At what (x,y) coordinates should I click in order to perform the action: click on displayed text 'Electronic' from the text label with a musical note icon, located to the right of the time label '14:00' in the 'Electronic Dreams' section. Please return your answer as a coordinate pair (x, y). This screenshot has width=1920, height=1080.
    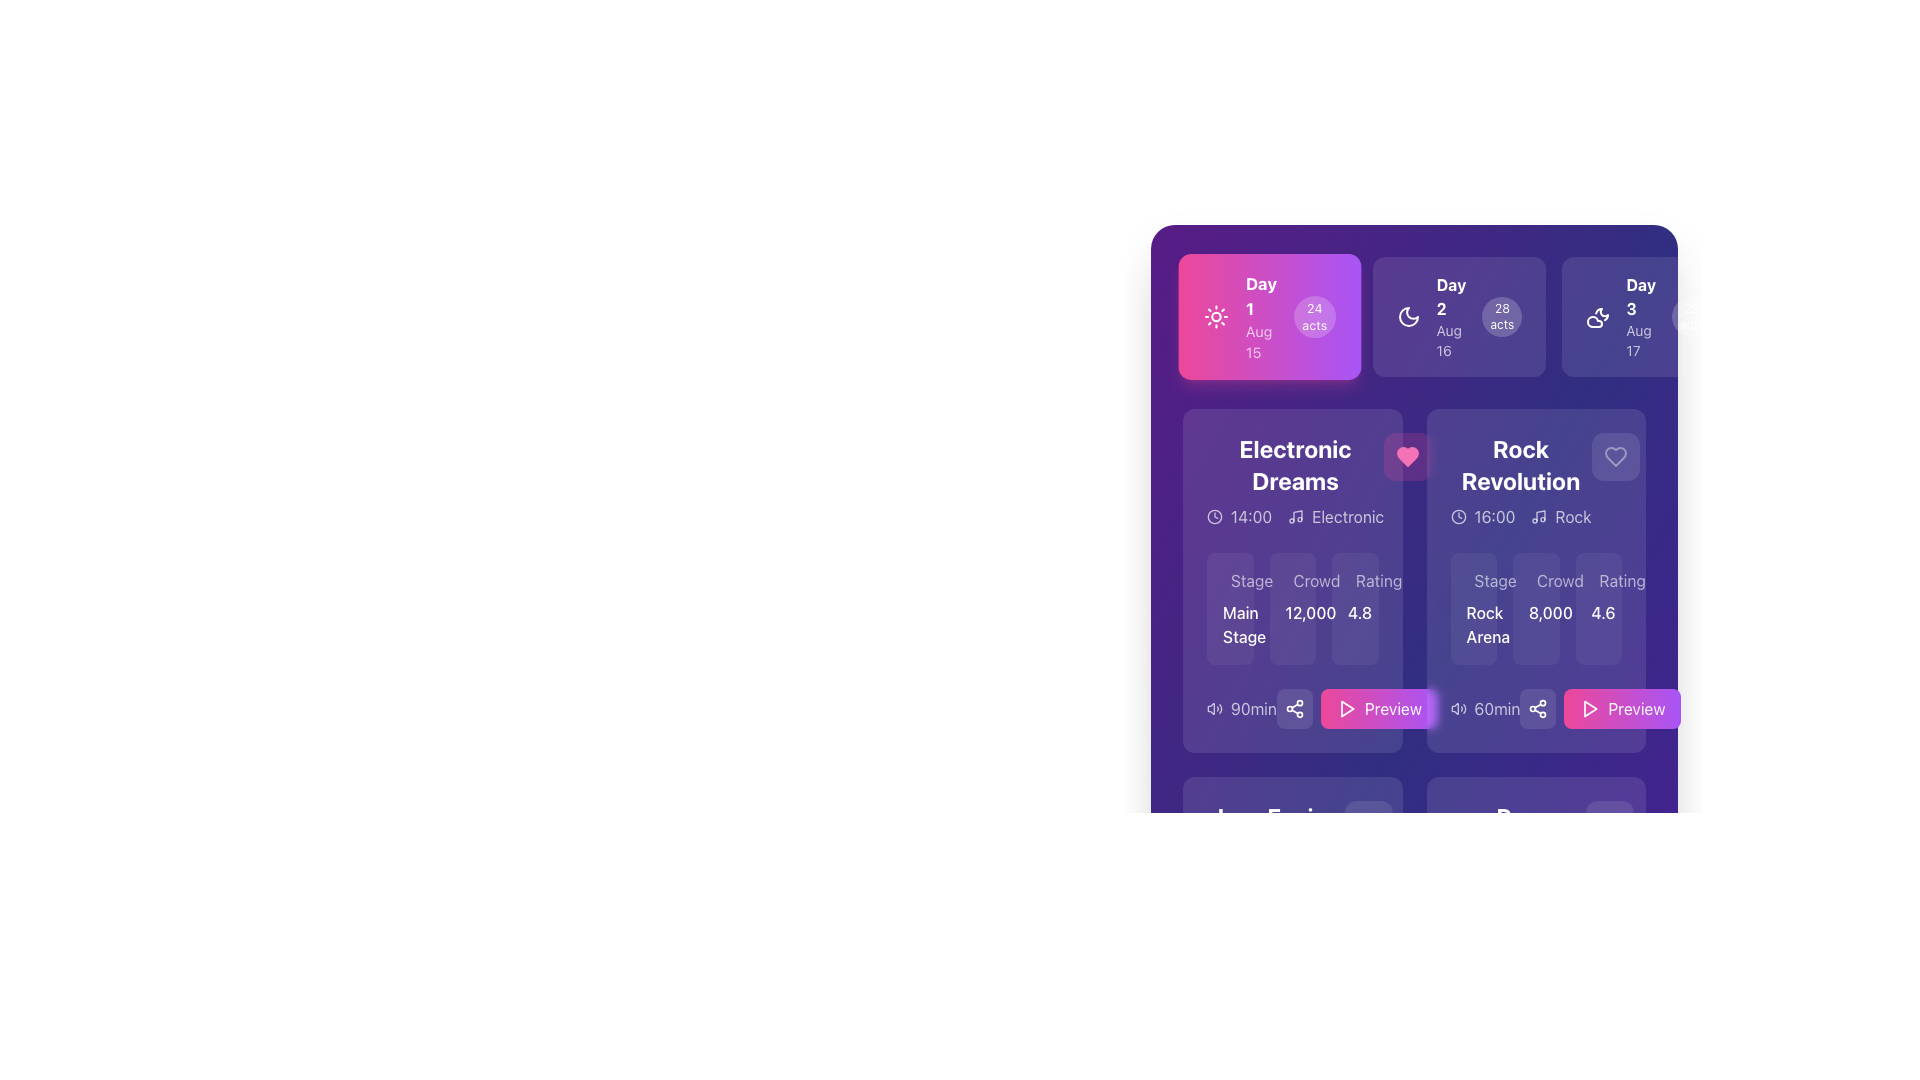
    Looking at the image, I should click on (1336, 515).